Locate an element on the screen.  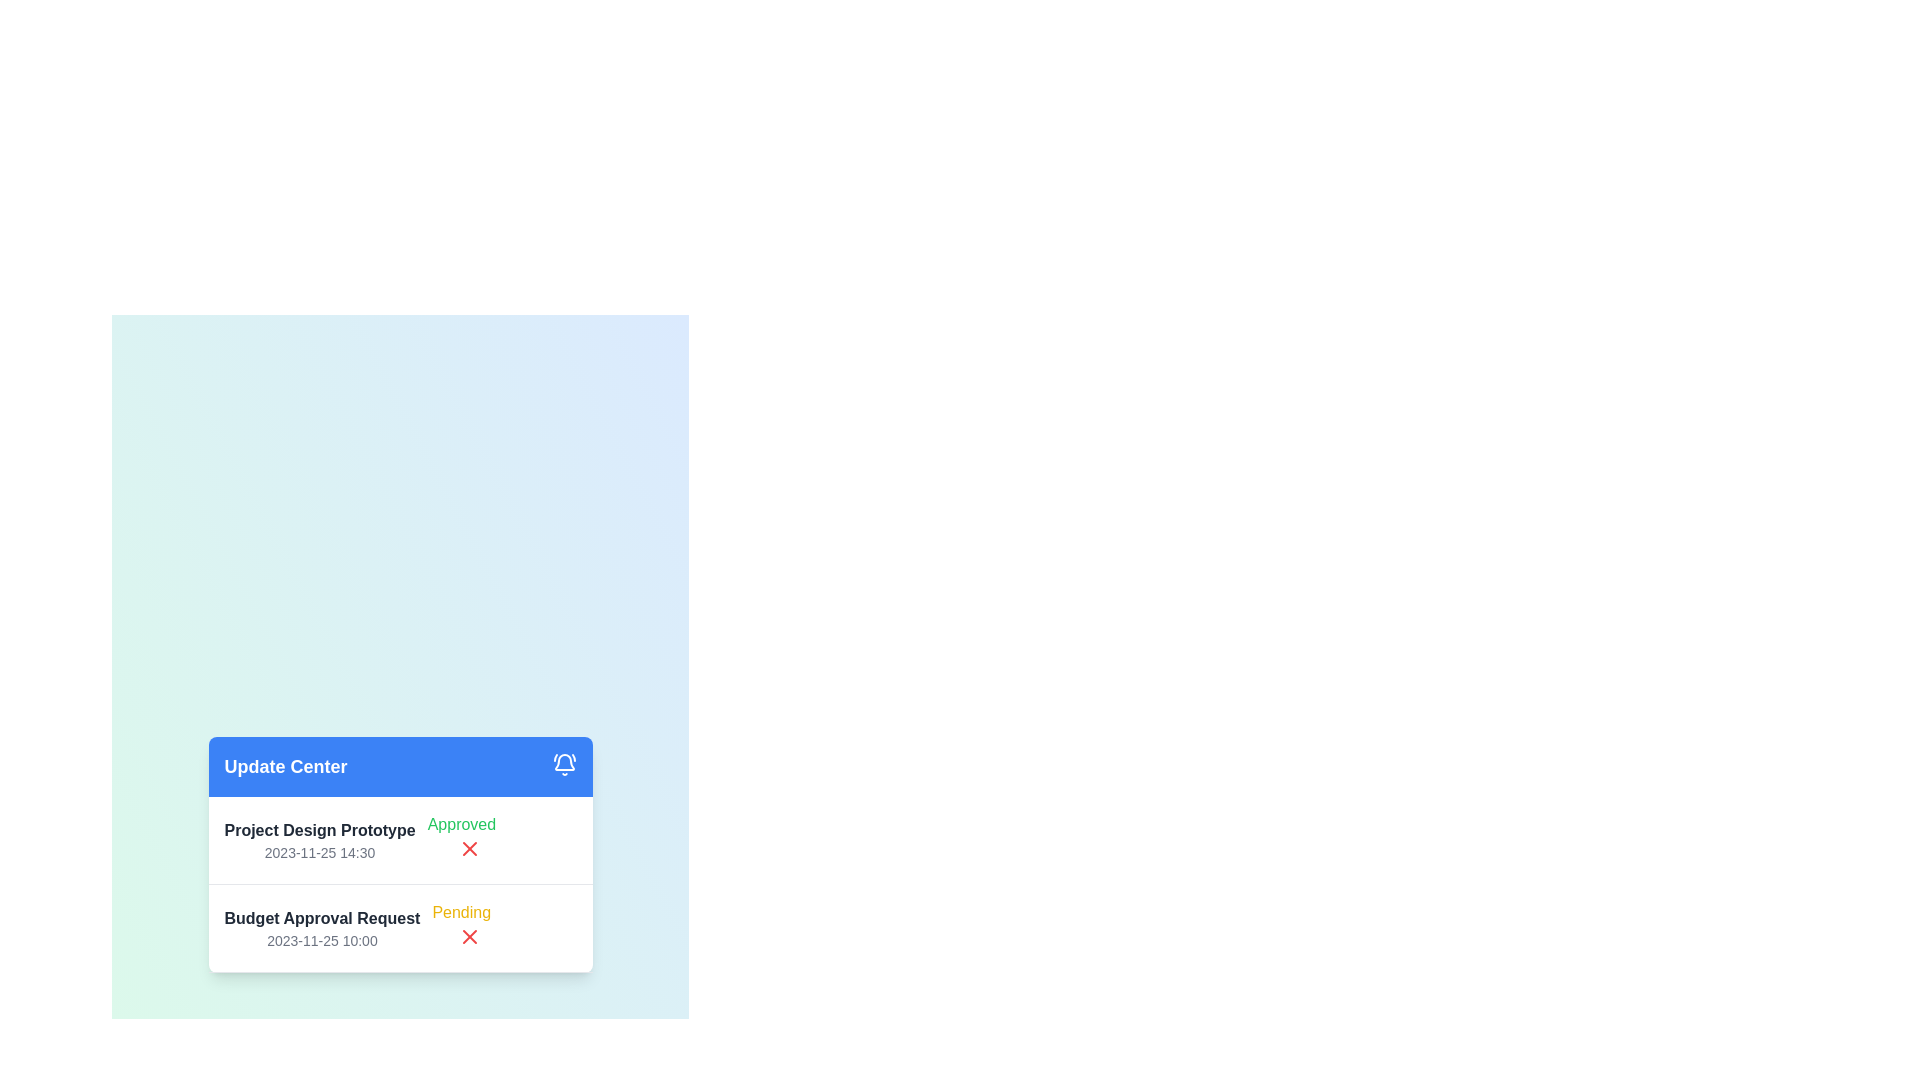
the timestamp text label displaying '2023-11-25 10:00', which is located below the 'Budget Approval Request' label in the 'Update Center' module is located at coordinates (322, 940).